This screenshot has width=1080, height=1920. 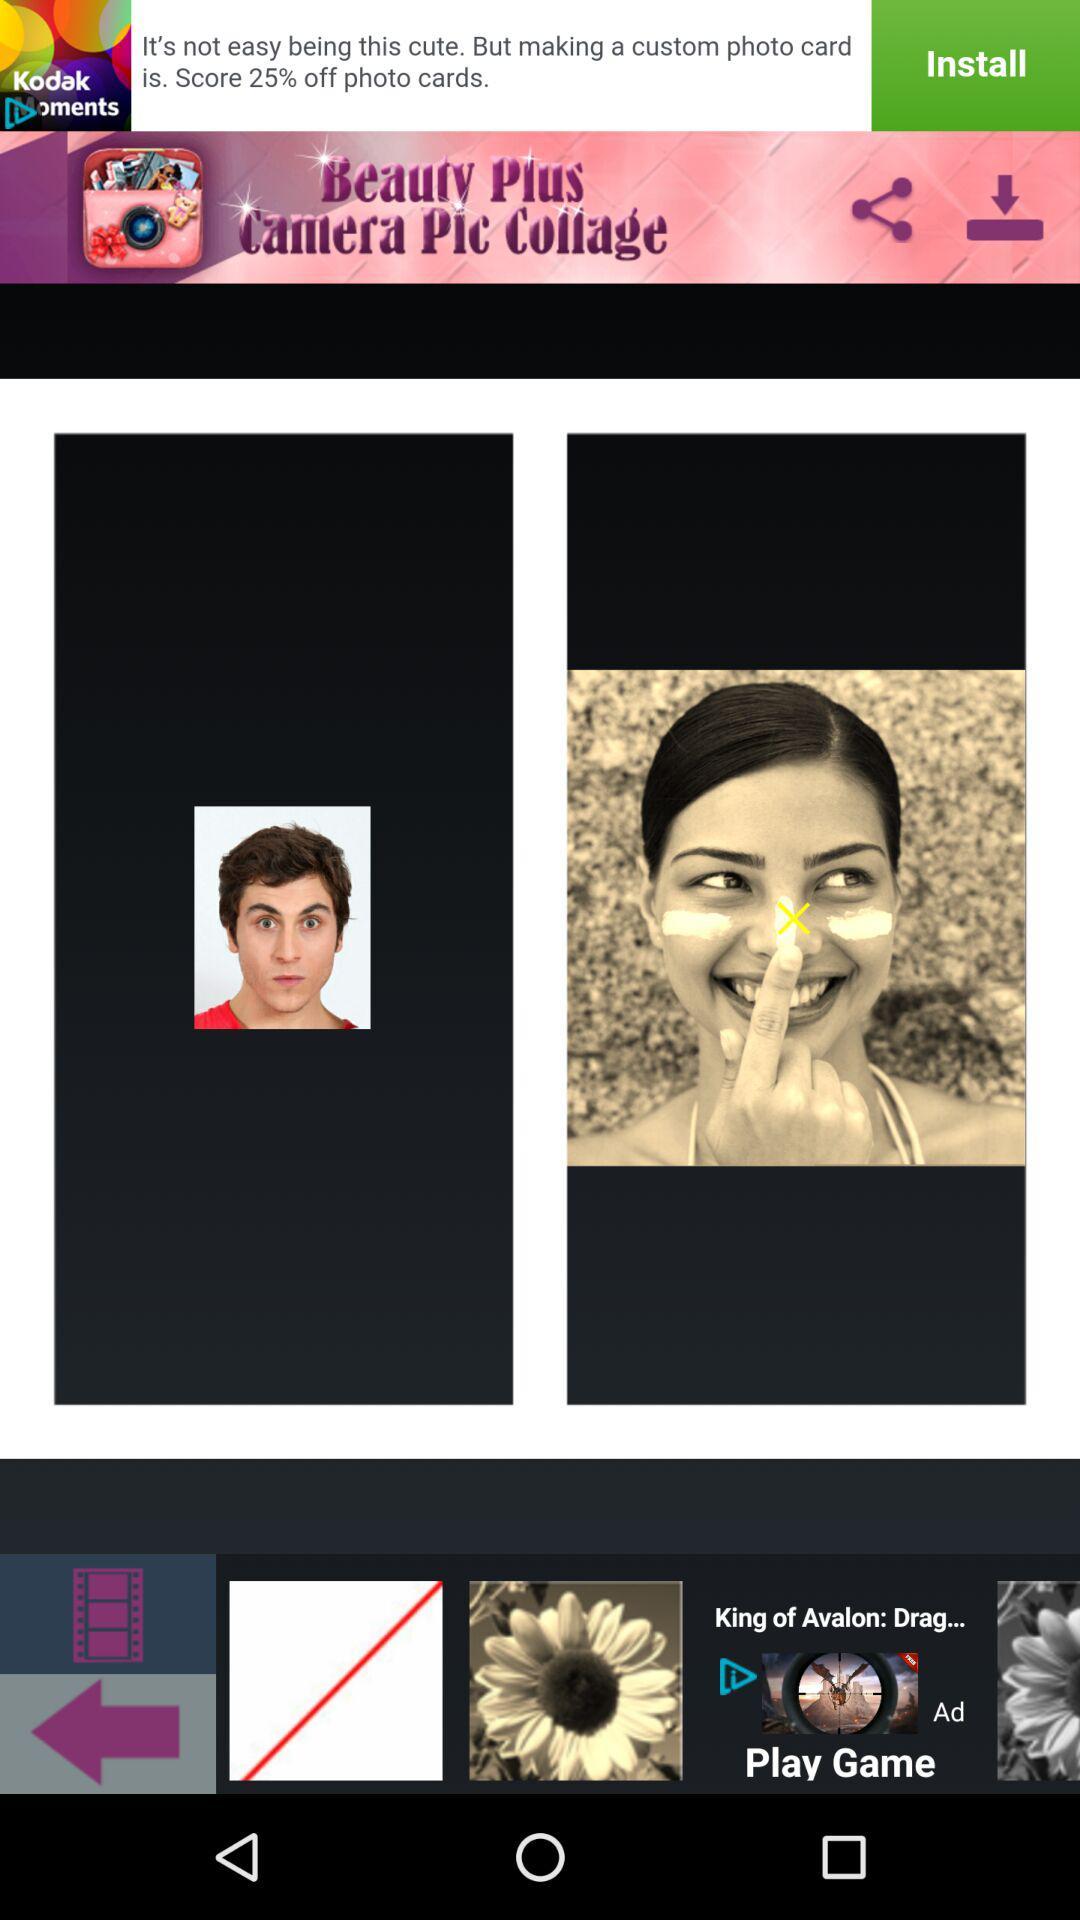 I want to click on the arrow_backward icon, so click(x=108, y=1854).